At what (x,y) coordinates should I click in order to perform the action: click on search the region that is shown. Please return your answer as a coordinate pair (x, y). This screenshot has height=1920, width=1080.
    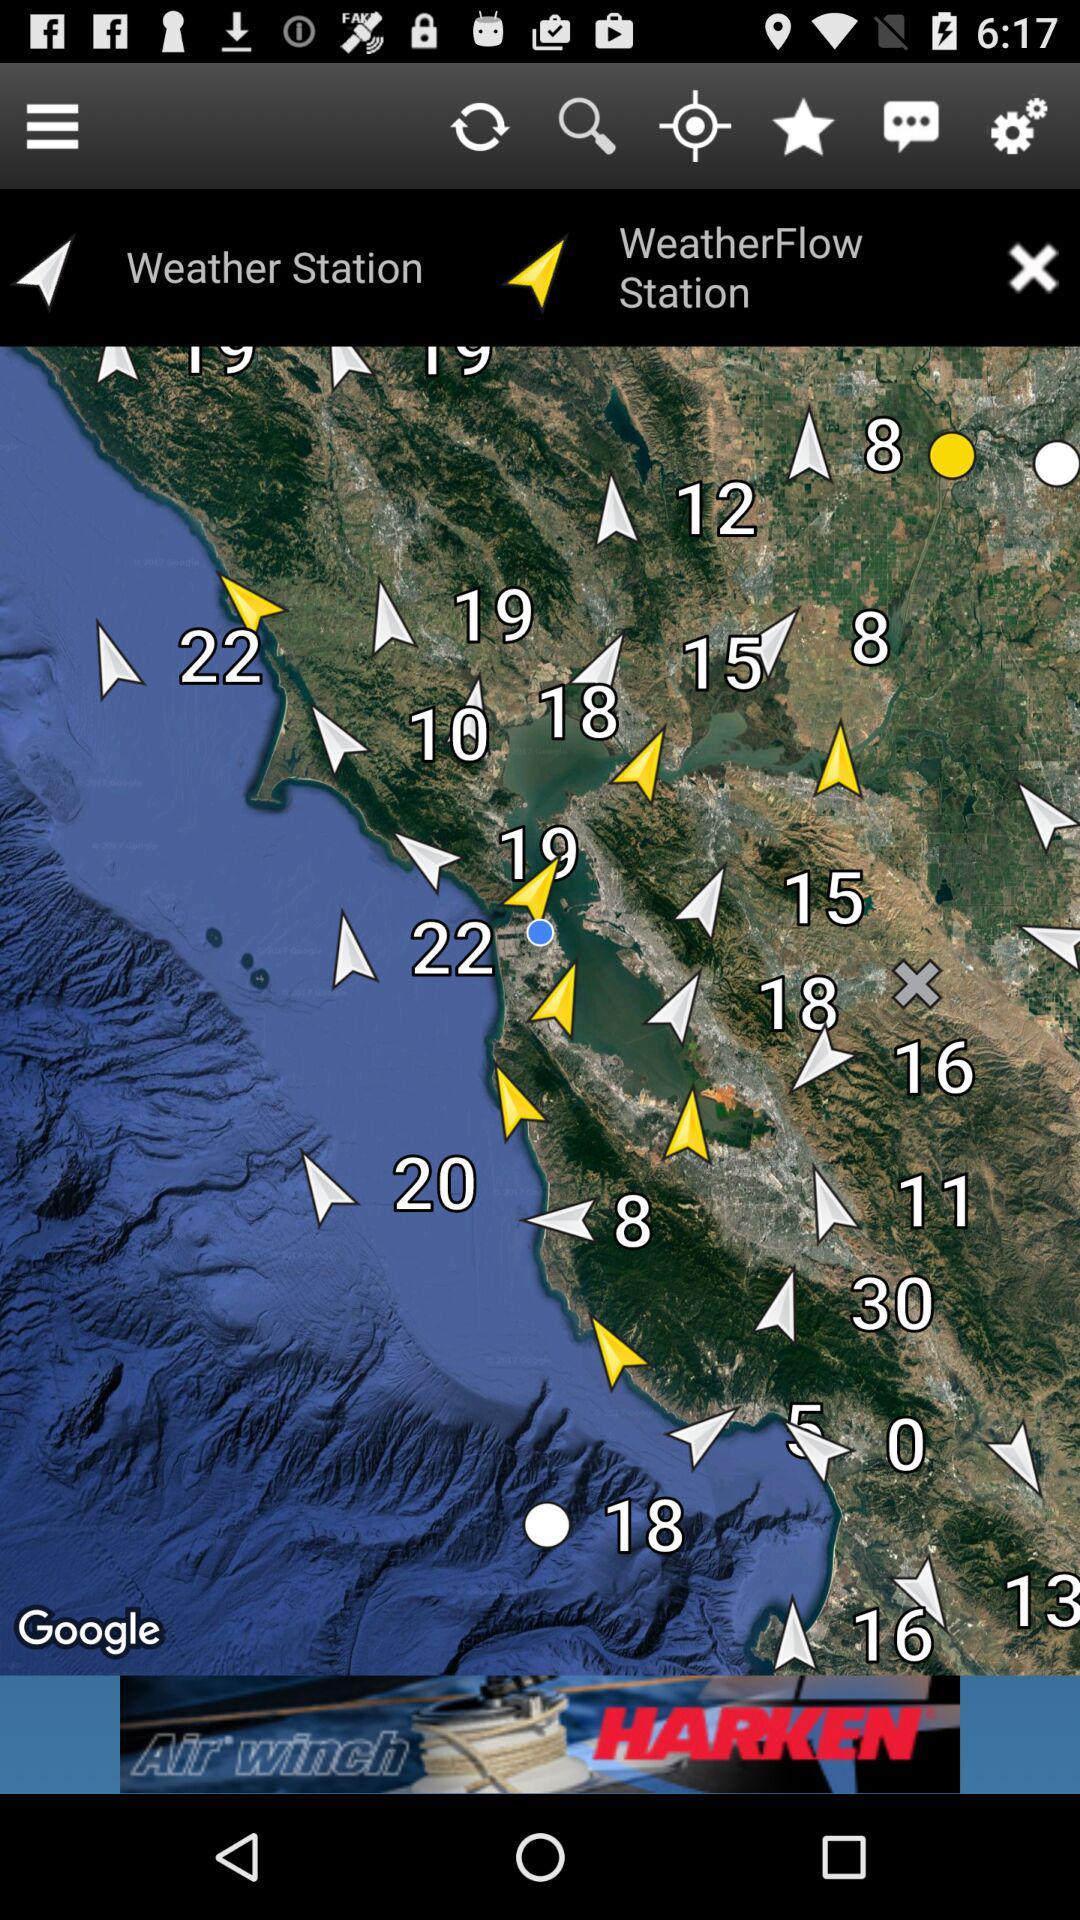
    Looking at the image, I should click on (586, 124).